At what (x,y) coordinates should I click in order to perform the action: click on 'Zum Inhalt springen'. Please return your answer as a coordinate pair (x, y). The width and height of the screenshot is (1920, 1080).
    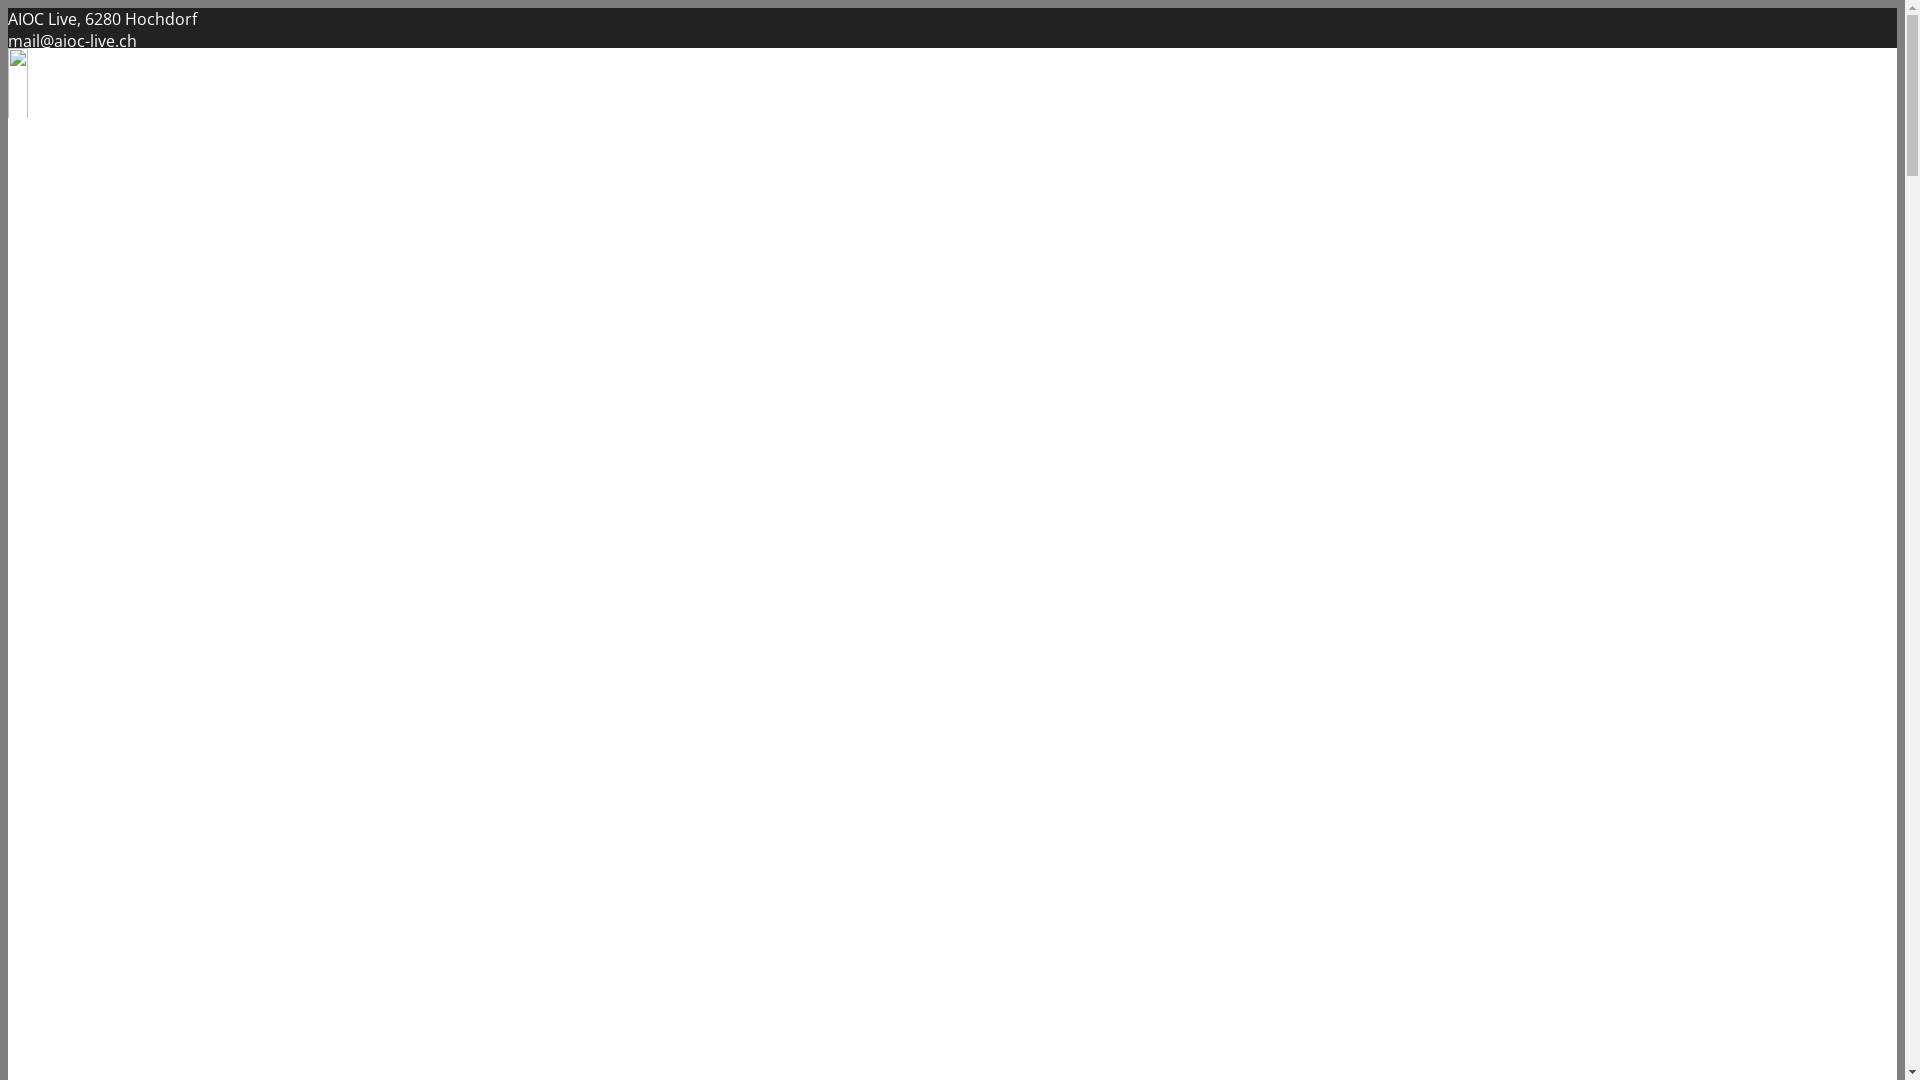
    Looking at the image, I should click on (7, 7).